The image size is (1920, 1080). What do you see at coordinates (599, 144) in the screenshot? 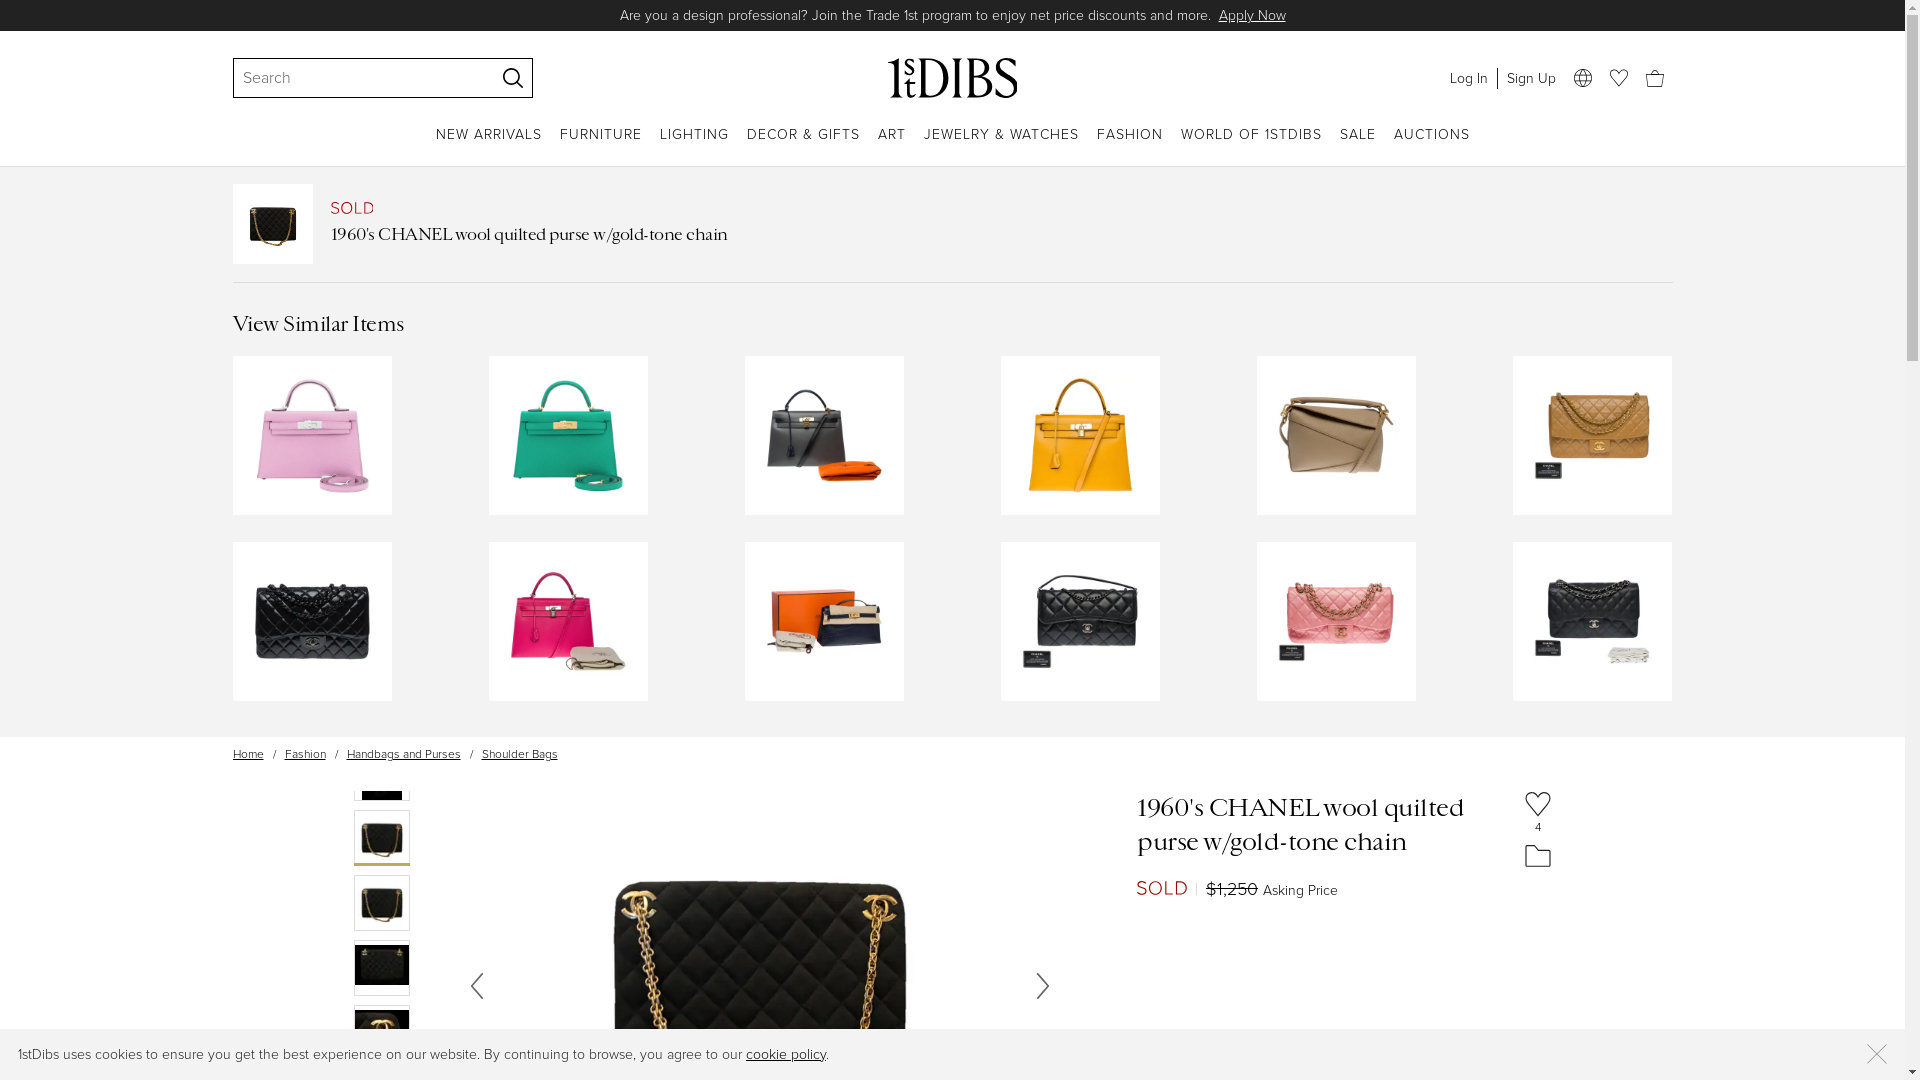
I see `'FURNITURE'` at bounding box center [599, 144].